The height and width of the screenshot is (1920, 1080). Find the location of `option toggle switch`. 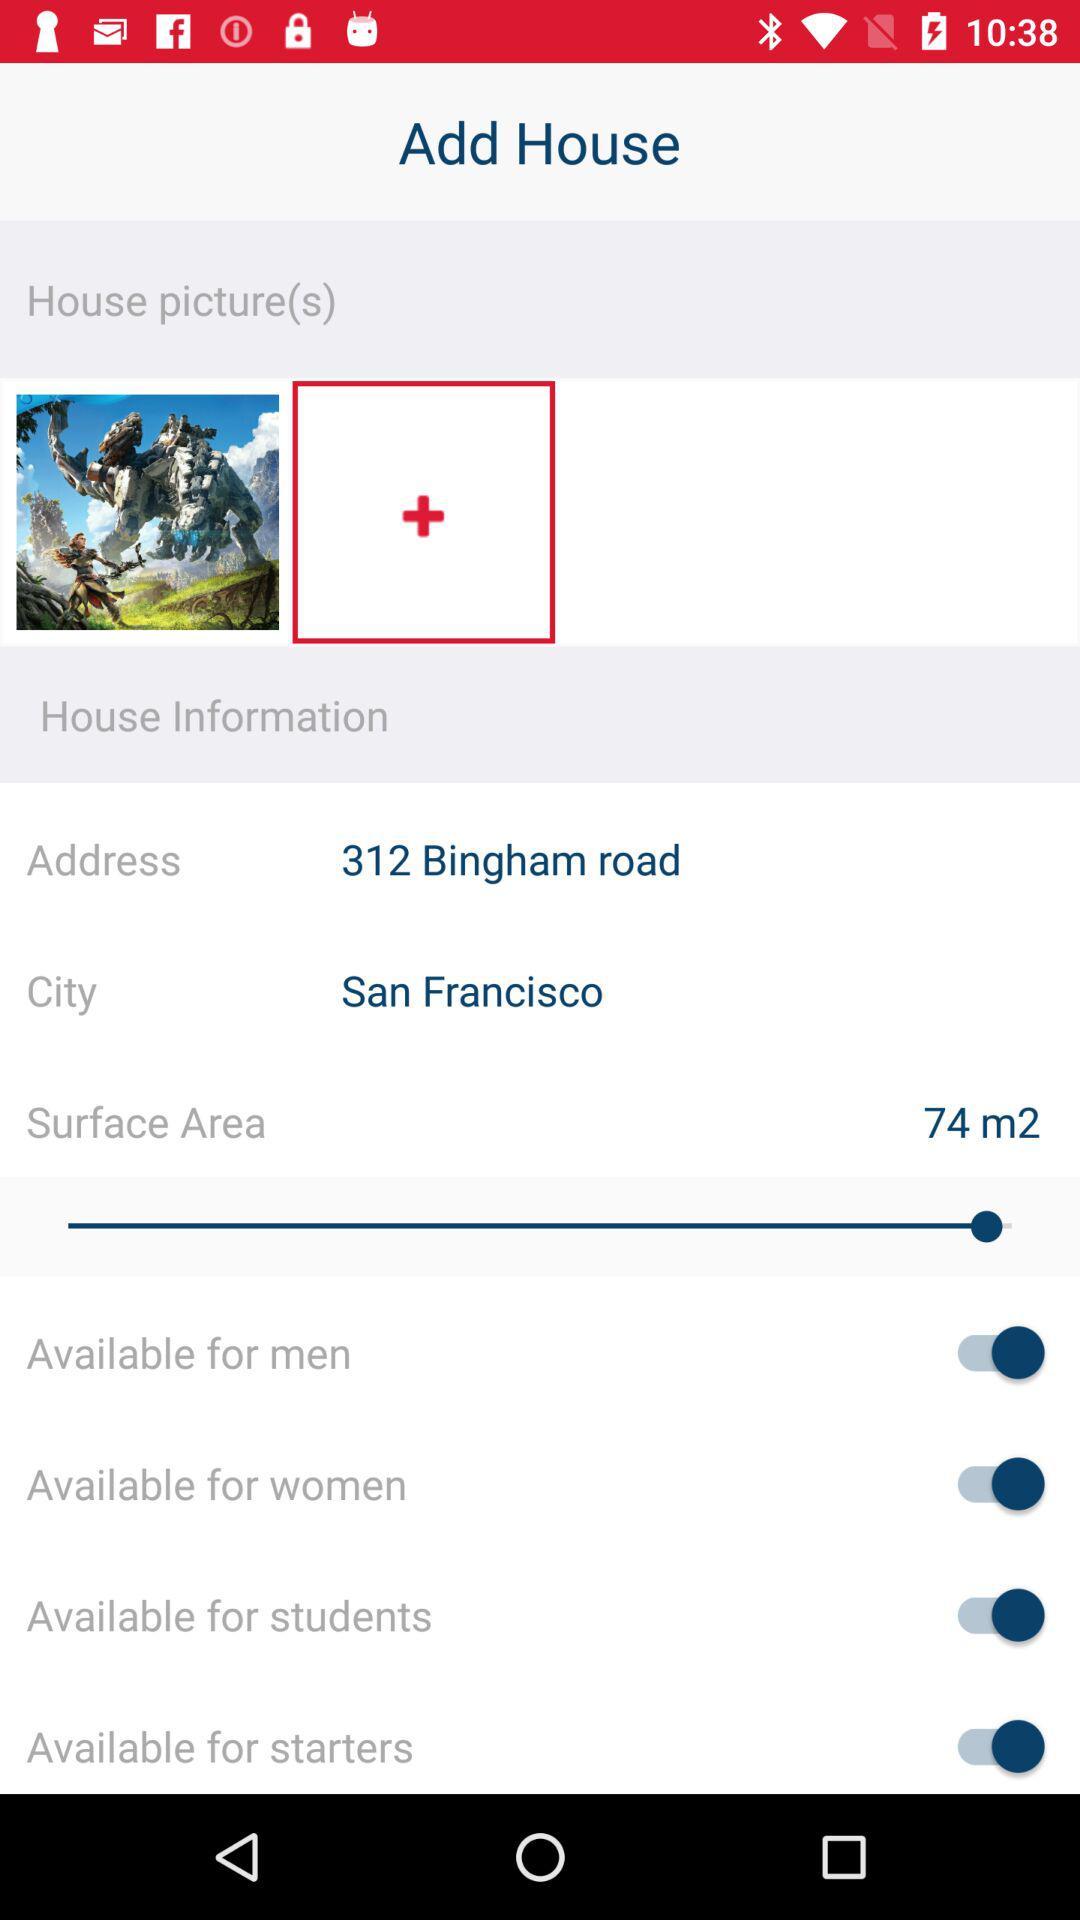

option toggle switch is located at coordinates (991, 1745).